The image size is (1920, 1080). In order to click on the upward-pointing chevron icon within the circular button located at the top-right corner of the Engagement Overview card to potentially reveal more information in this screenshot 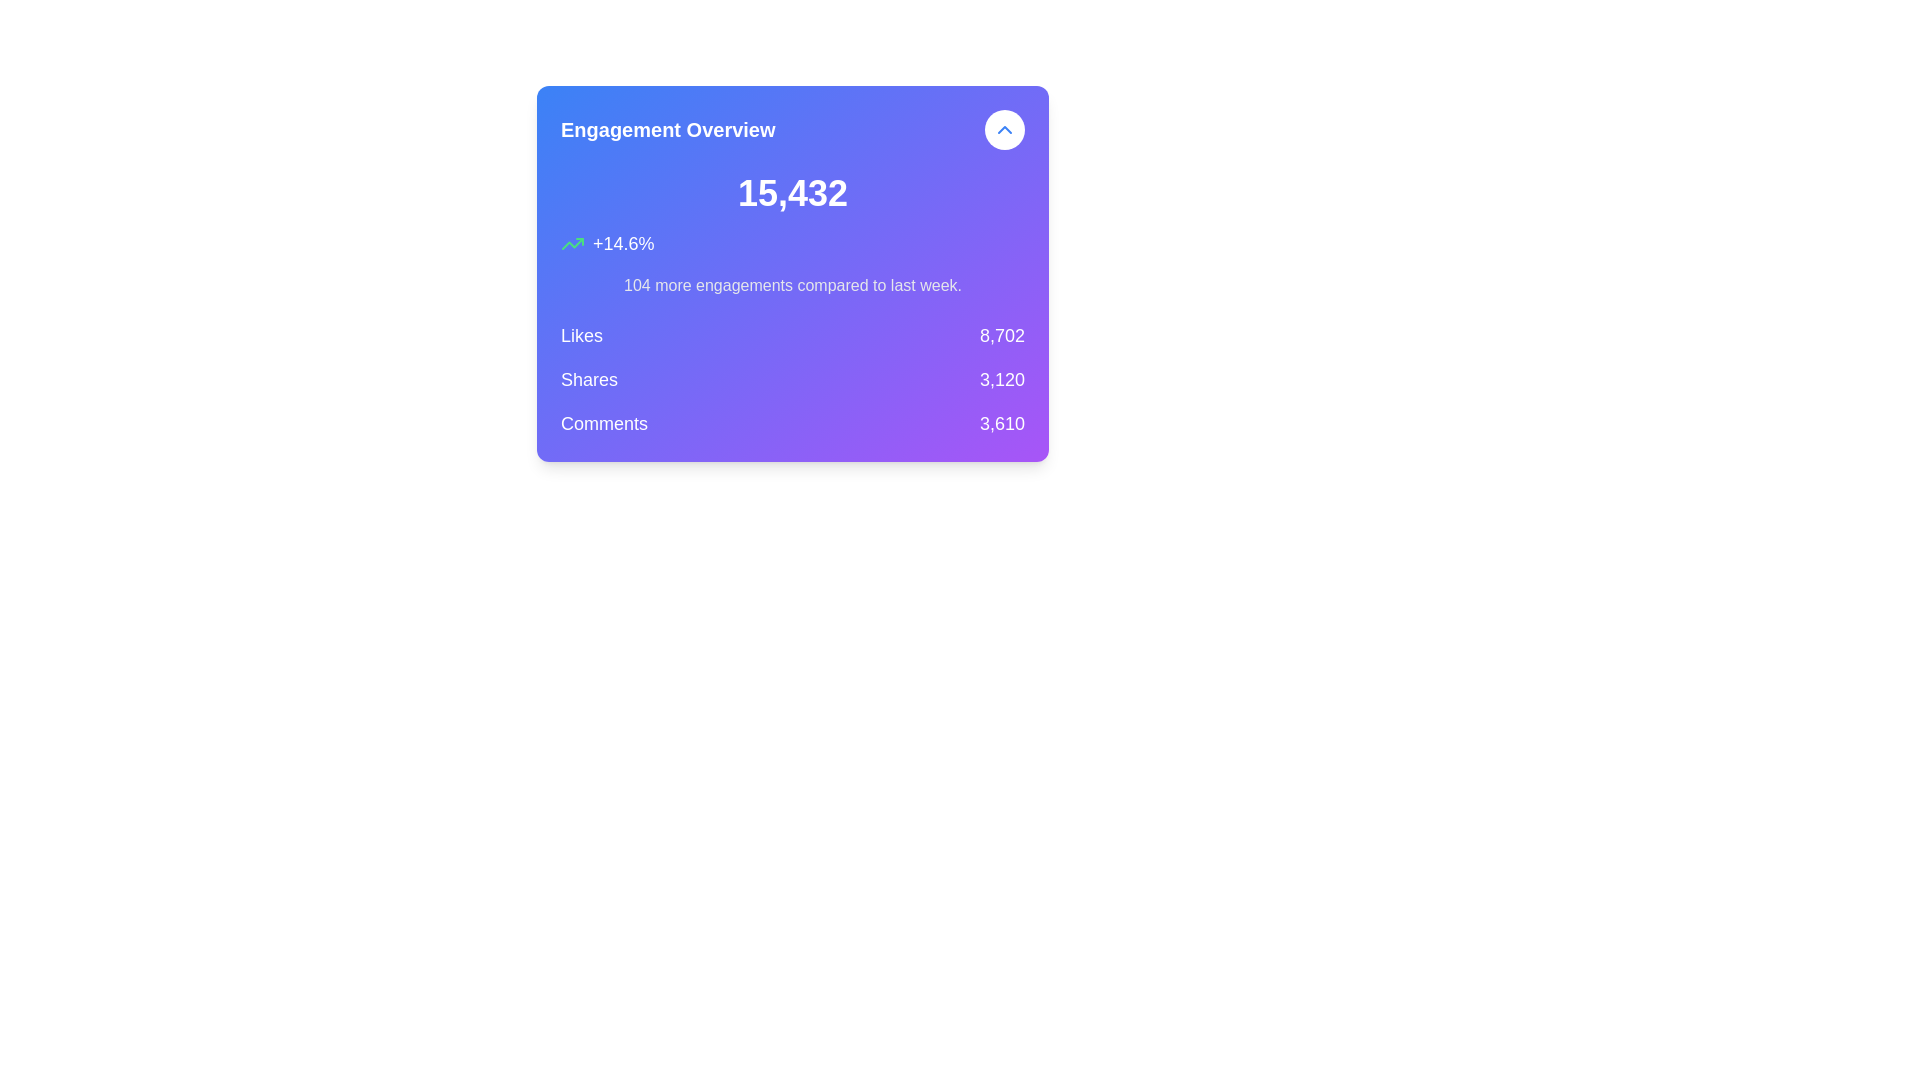, I will do `click(1004, 130)`.